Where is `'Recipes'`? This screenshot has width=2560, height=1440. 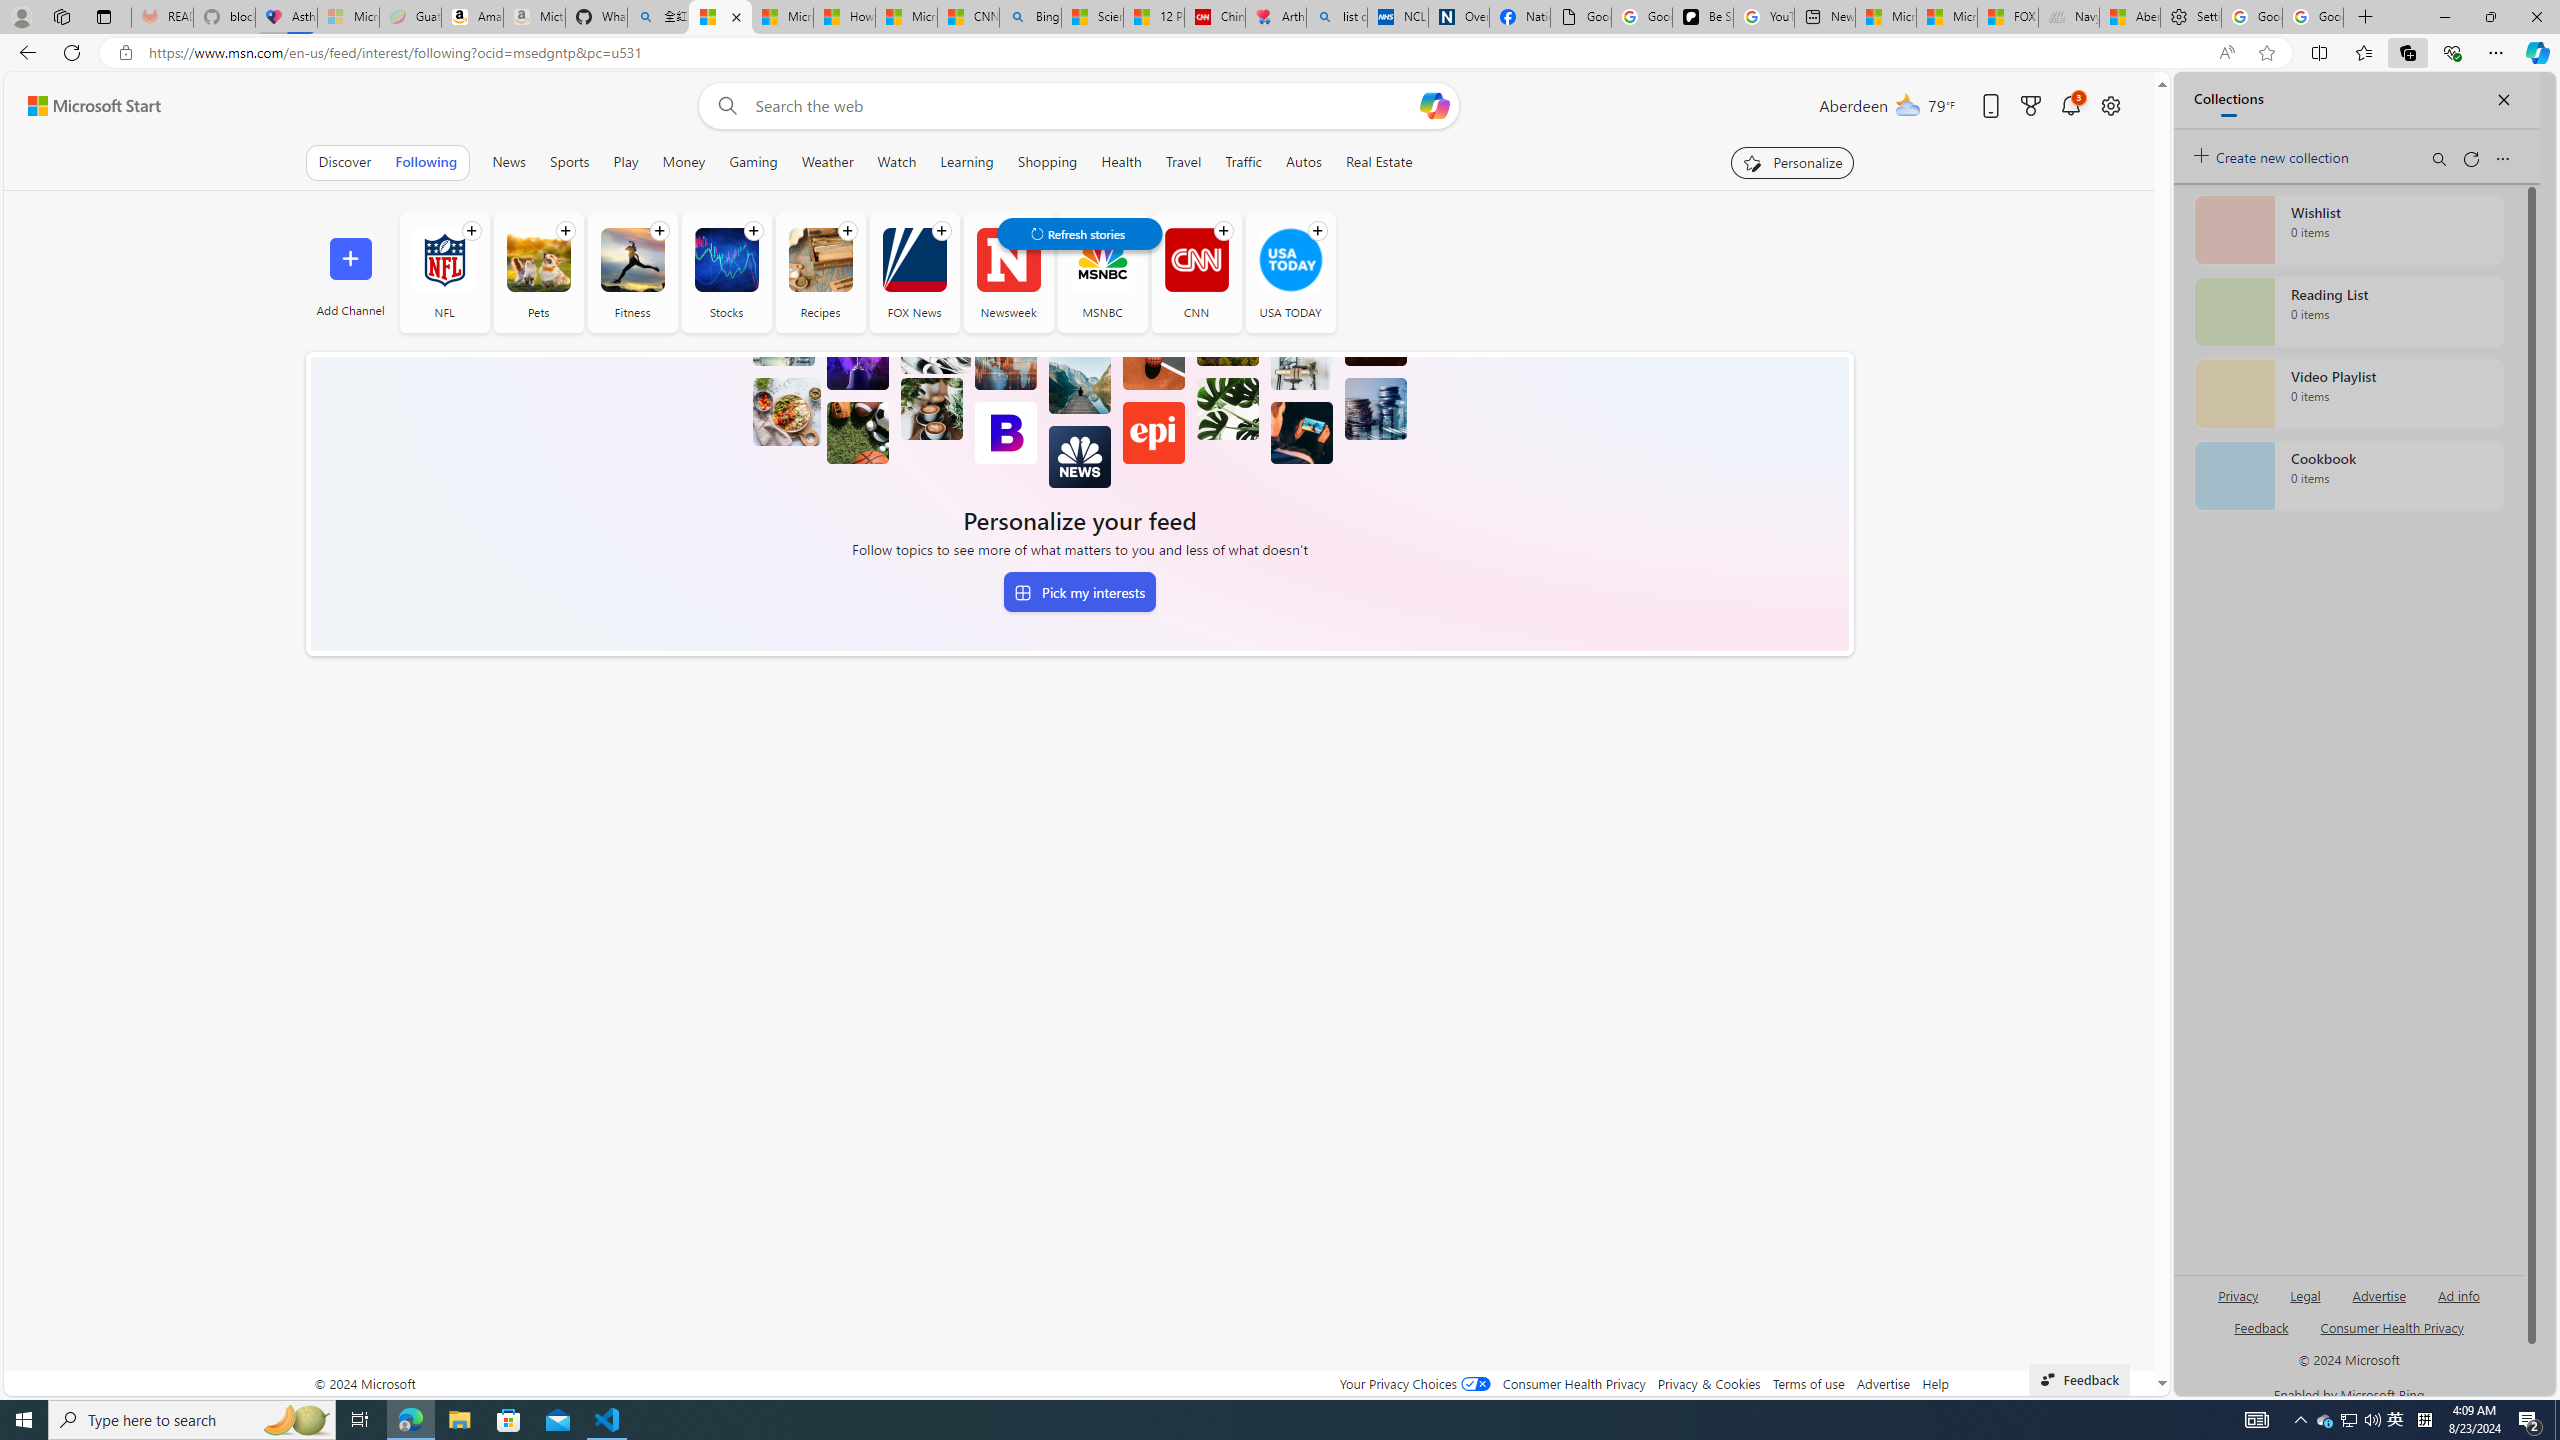
'Recipes' is located at coordinates (819, 258).